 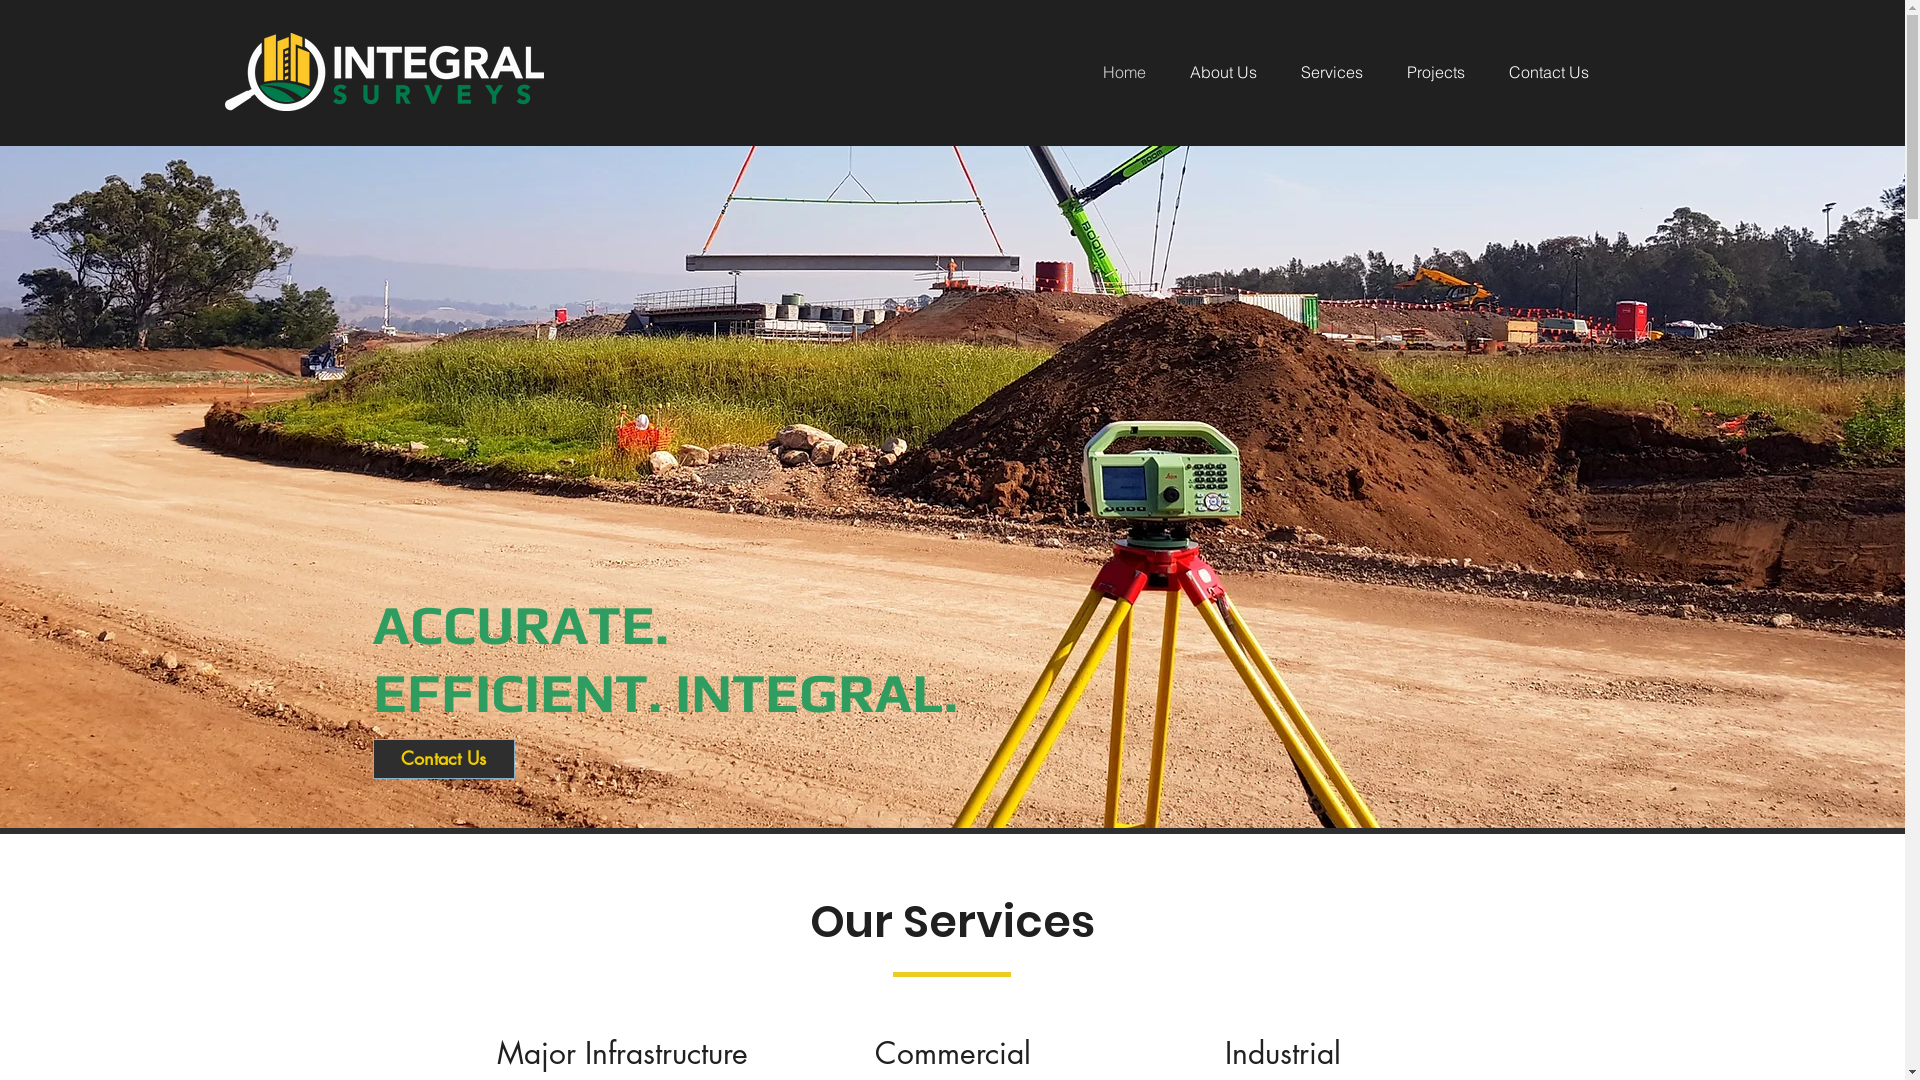 I want to click on 'Home', so click(x=1111, y=71).